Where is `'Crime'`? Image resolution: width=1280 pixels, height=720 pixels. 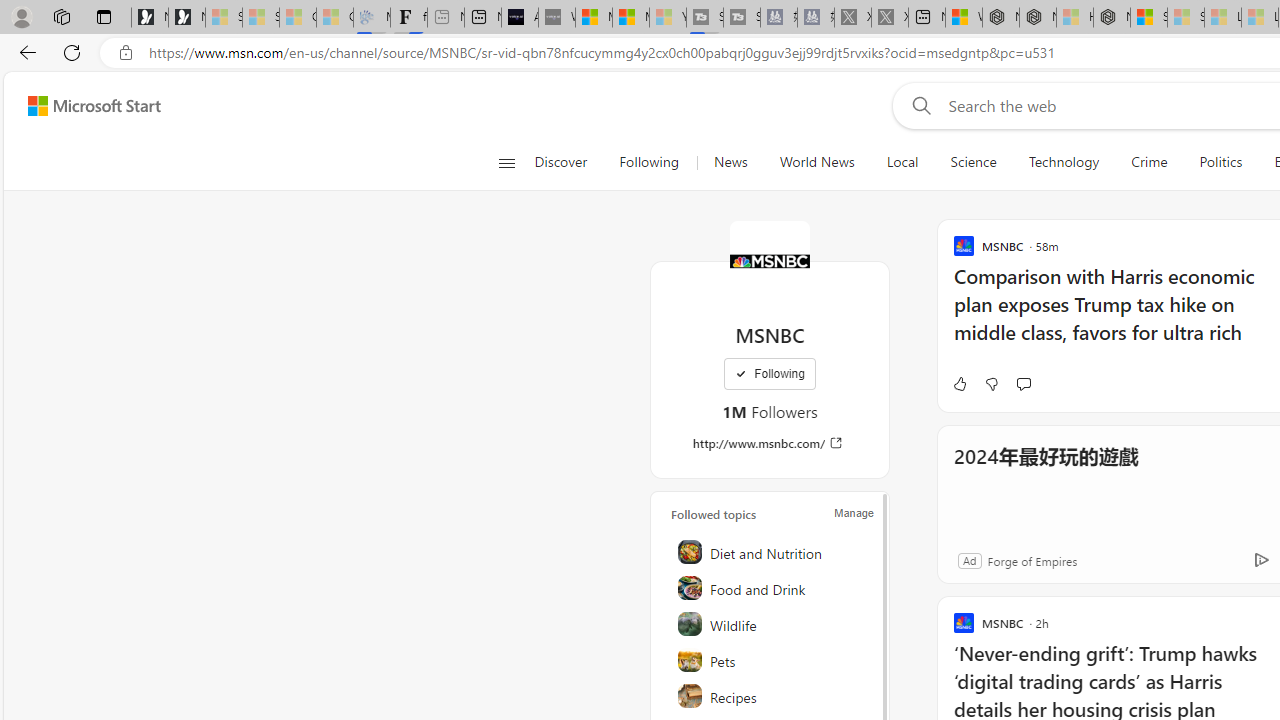
'Crime' is located at coordinates (1149, 162).